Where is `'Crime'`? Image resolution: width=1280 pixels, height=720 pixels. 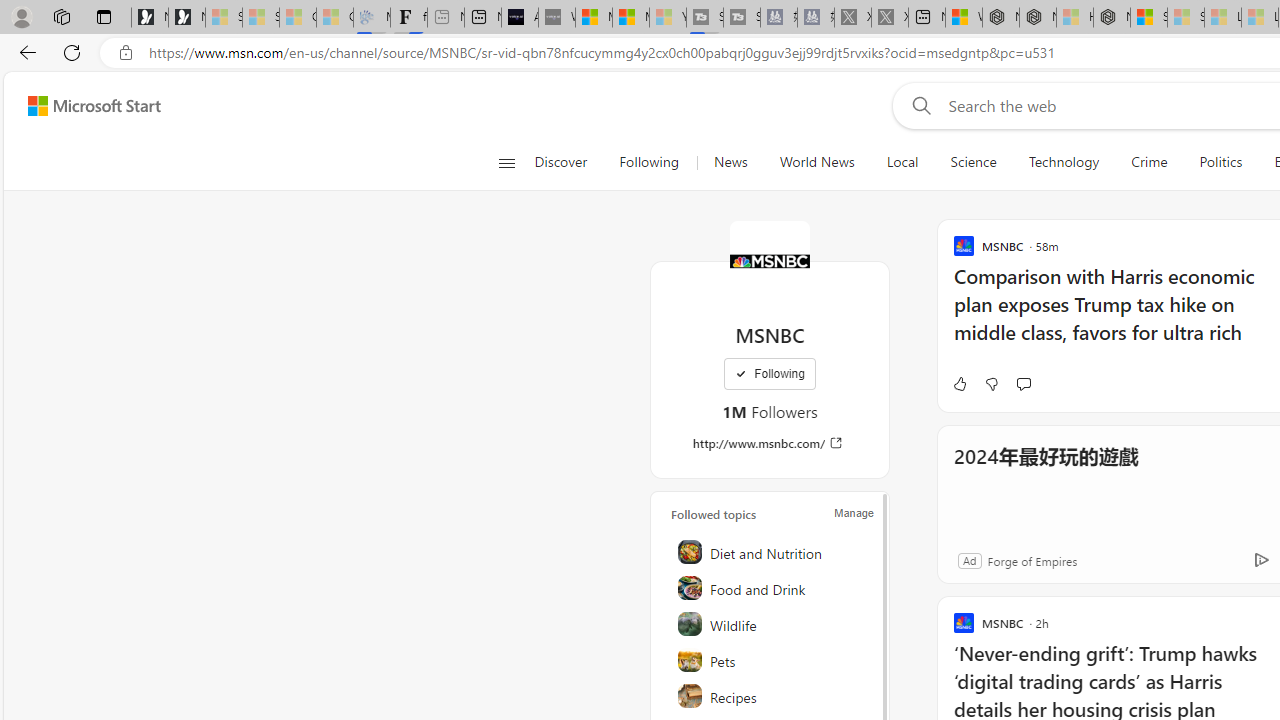
'Crime' is located at coordinates (1149, 162).